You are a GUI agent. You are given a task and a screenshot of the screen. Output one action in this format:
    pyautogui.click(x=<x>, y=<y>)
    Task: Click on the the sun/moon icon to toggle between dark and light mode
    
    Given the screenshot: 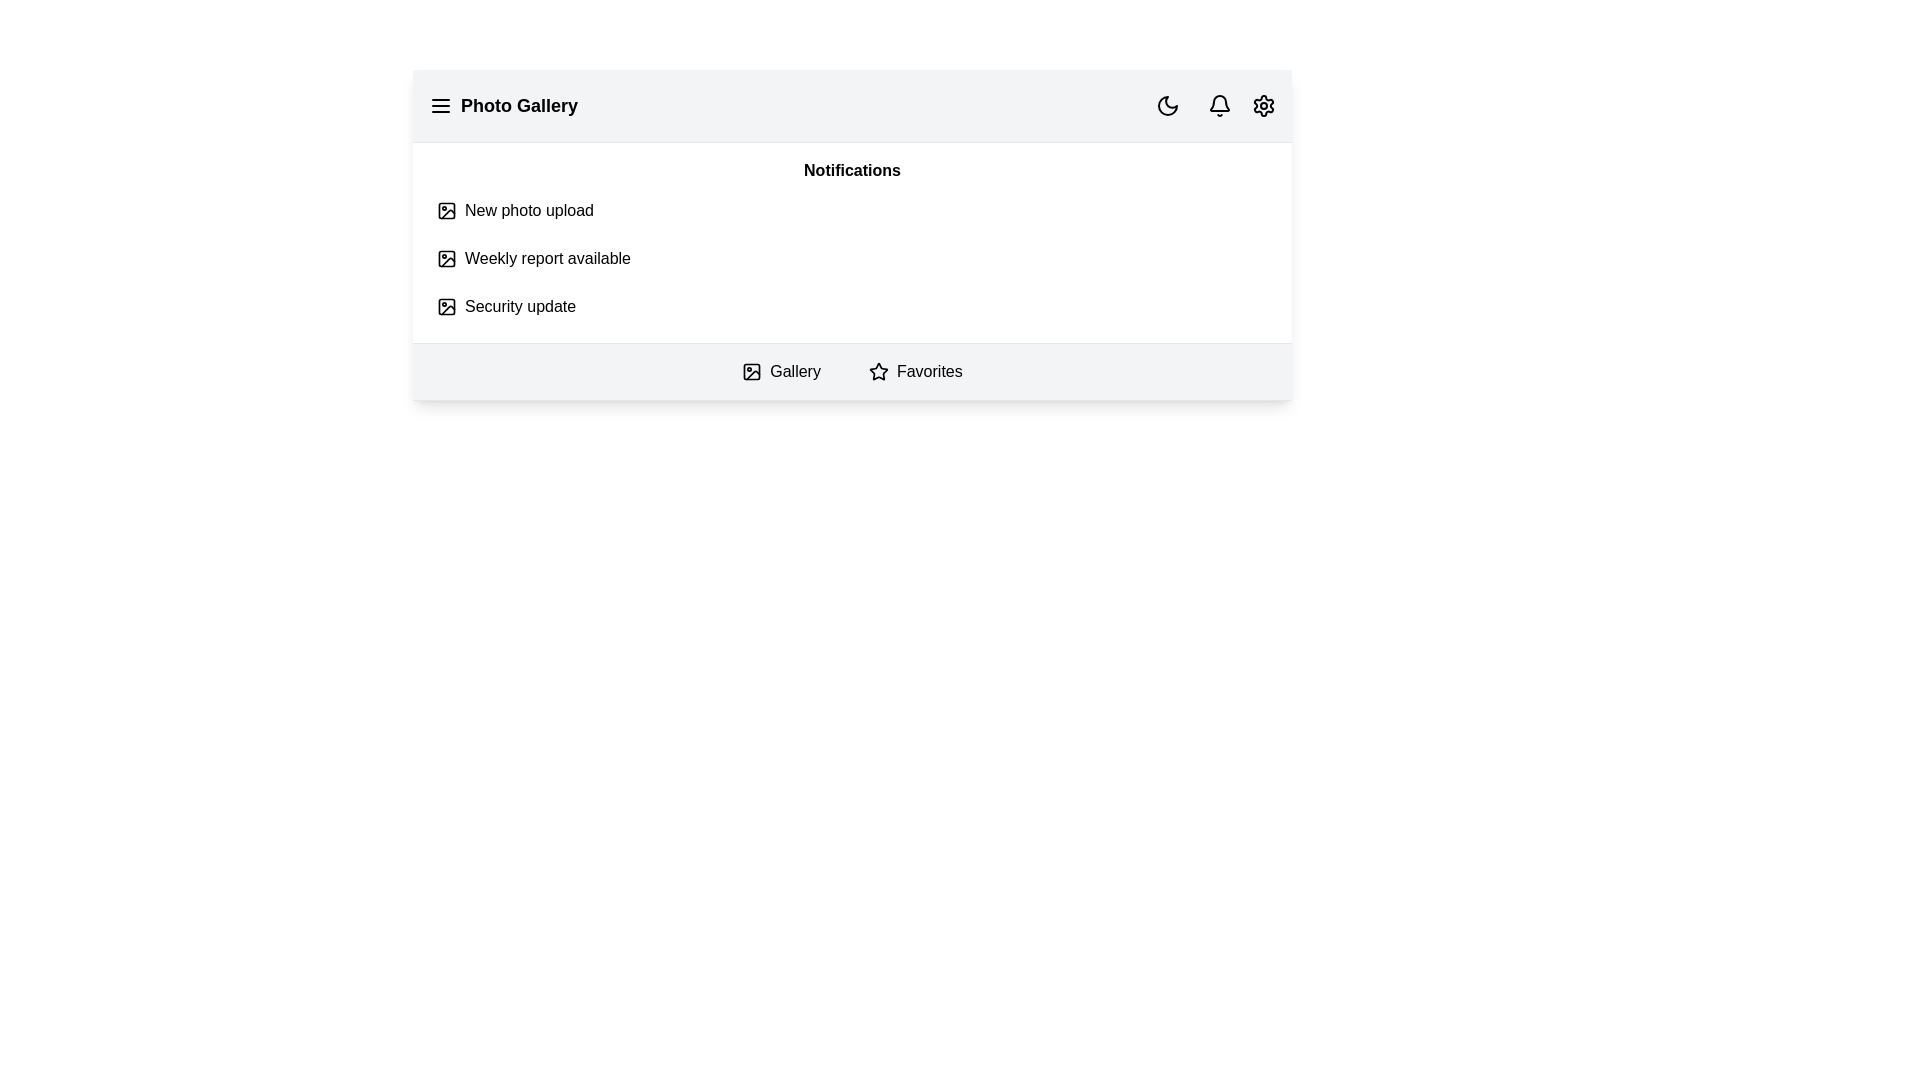 What is the action you would take?
    pyautogui.click(x=1167, y=105)
    